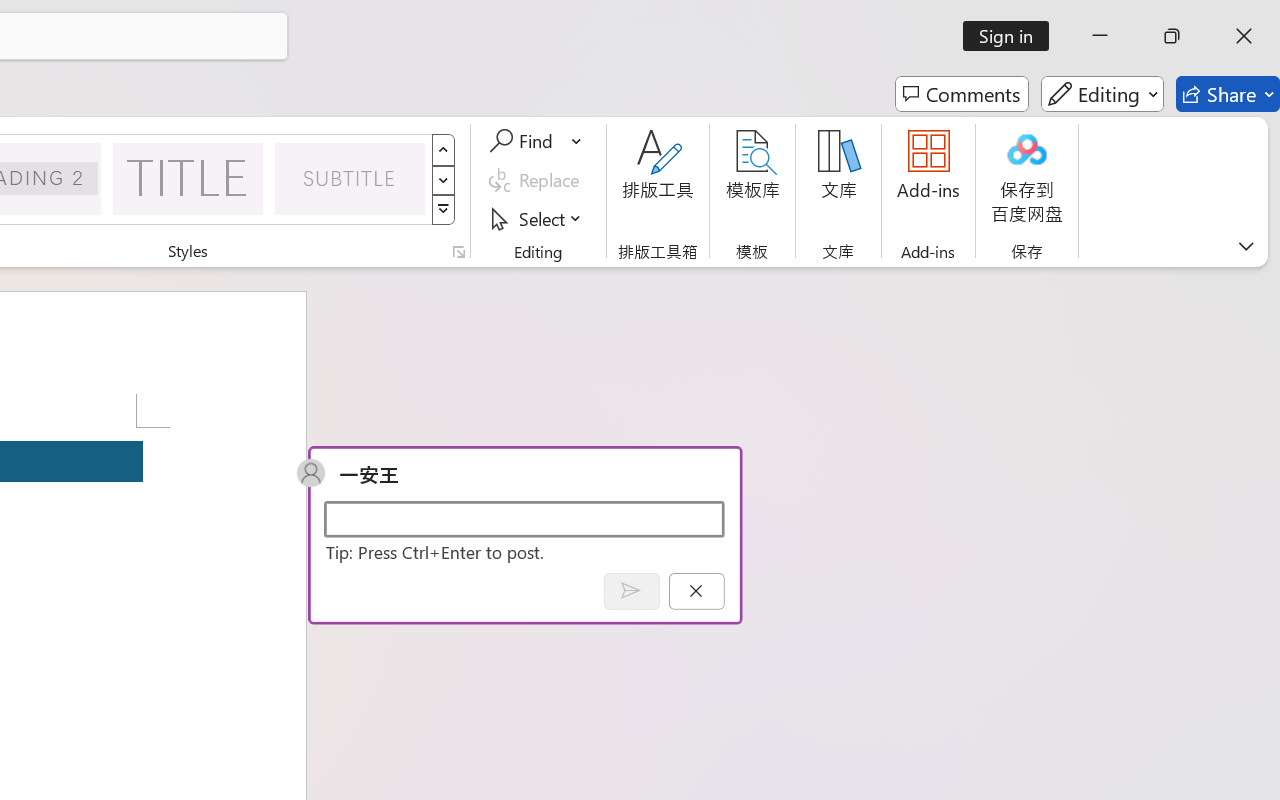 This screenshot has width=1280, height=800. Describe the element at coordinates (1013, 35) in the screenshot. I see `'Sign in'` at that location.